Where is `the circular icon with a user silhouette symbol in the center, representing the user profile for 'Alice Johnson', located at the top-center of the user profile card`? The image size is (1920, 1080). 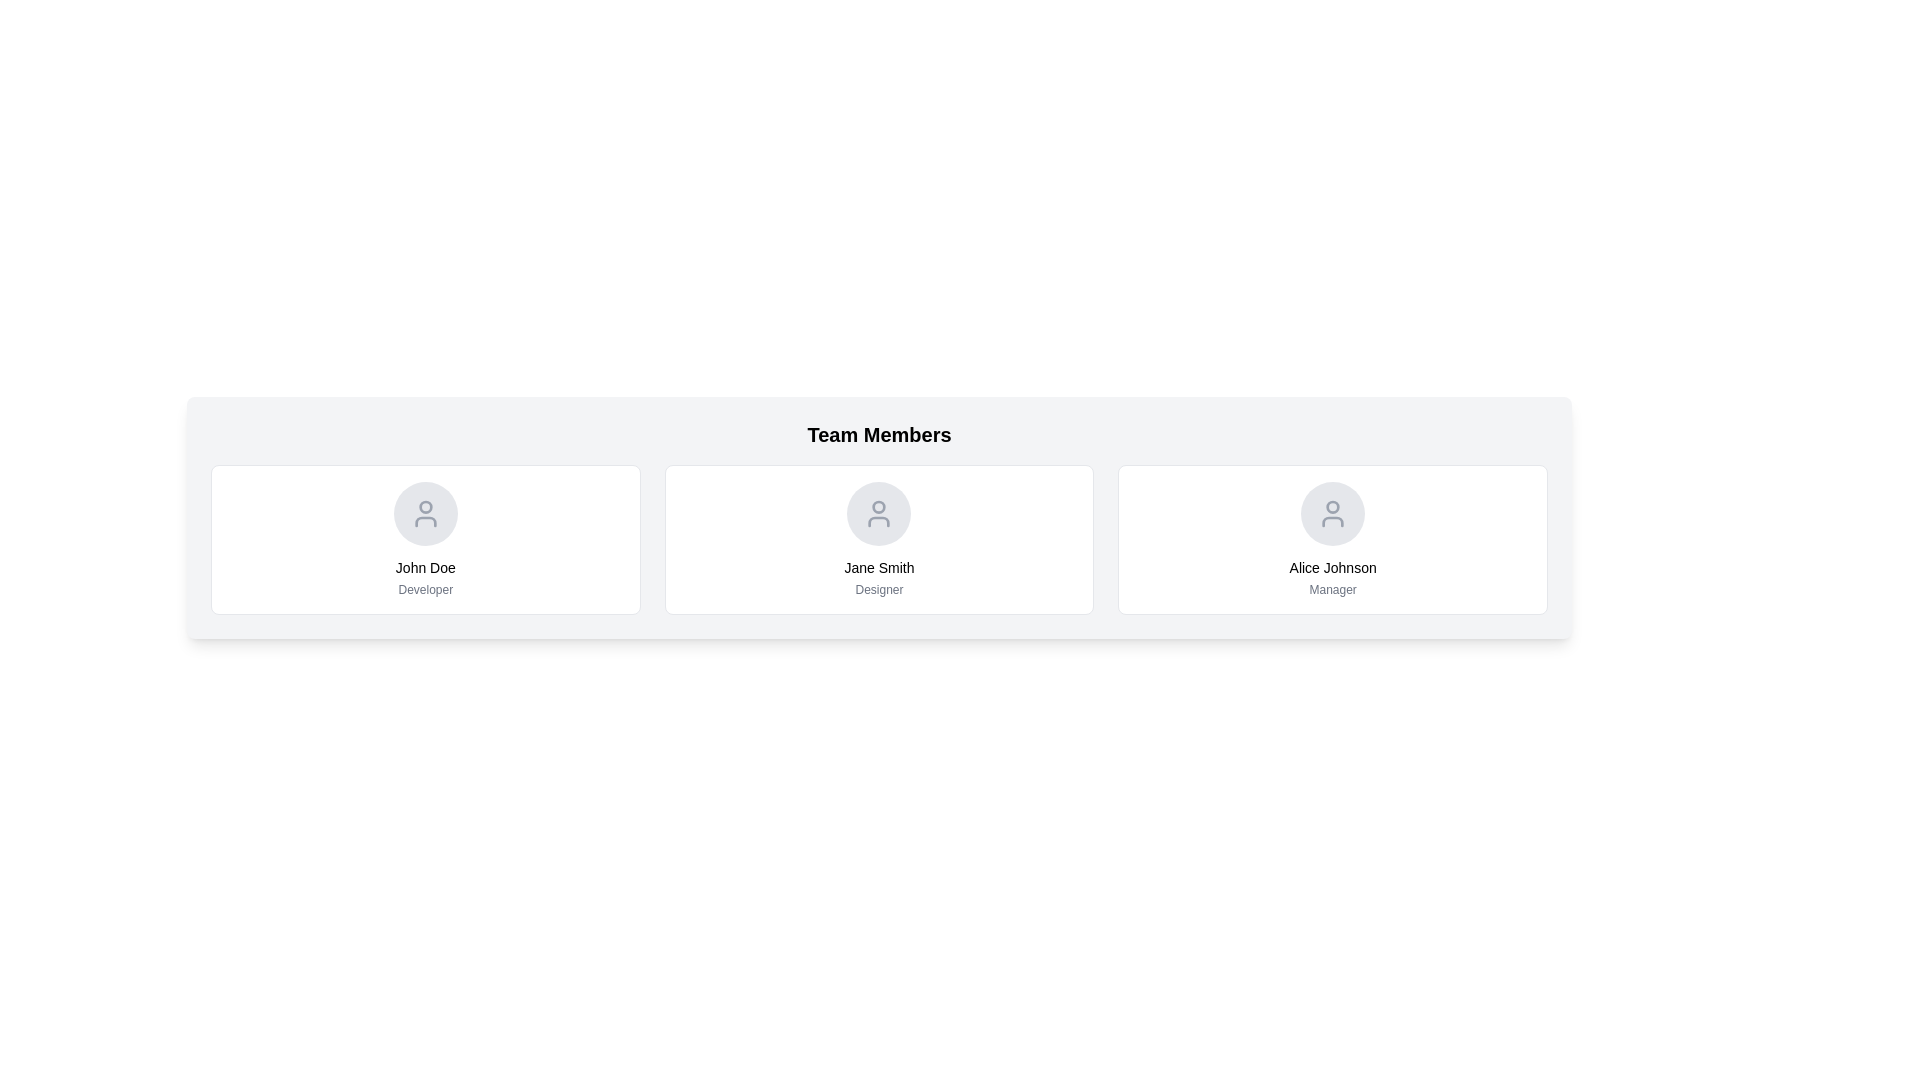
the circular icon with a user silhouette symbol in the center, representing the user profile for 'Alice Johnson', located at the top-center of the user profile card is located at coordinates (1333, 512).